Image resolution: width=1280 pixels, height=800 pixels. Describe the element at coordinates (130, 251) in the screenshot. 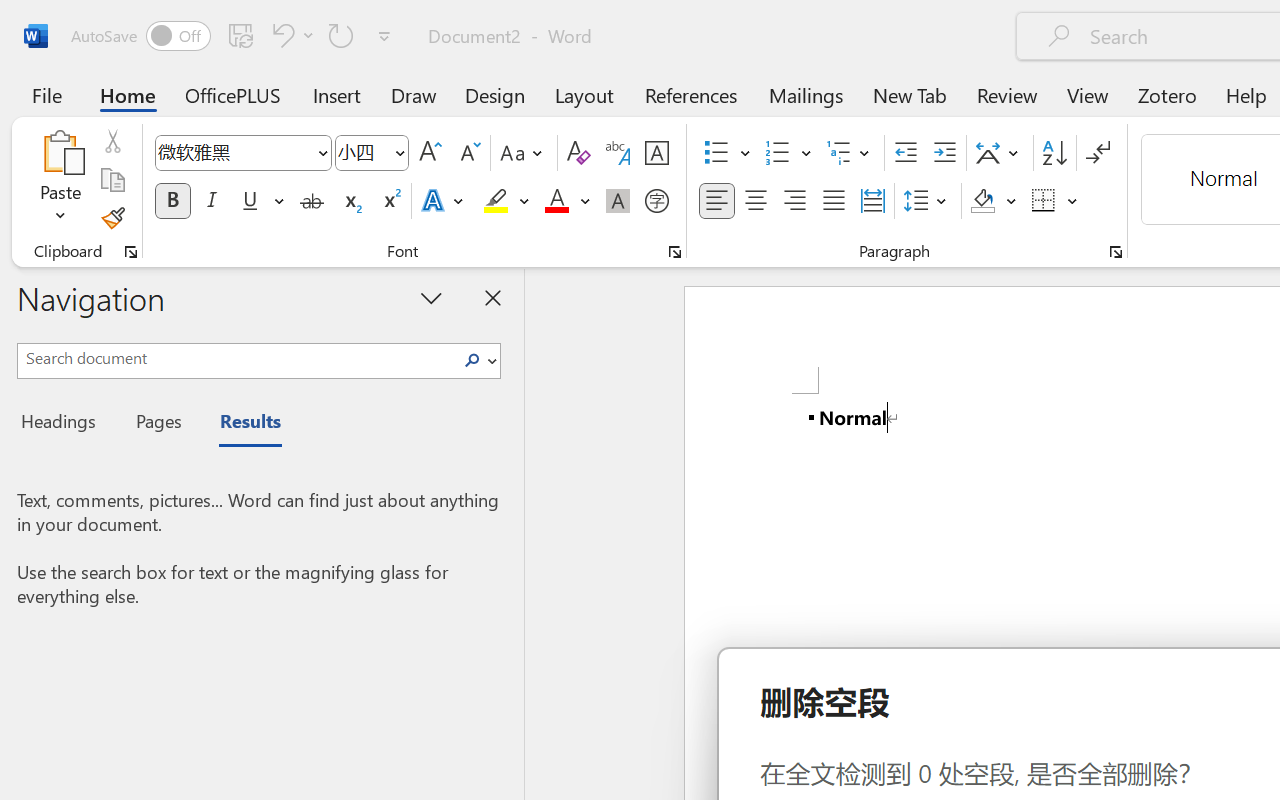

I see `'Office Clipboard...'` at that location.